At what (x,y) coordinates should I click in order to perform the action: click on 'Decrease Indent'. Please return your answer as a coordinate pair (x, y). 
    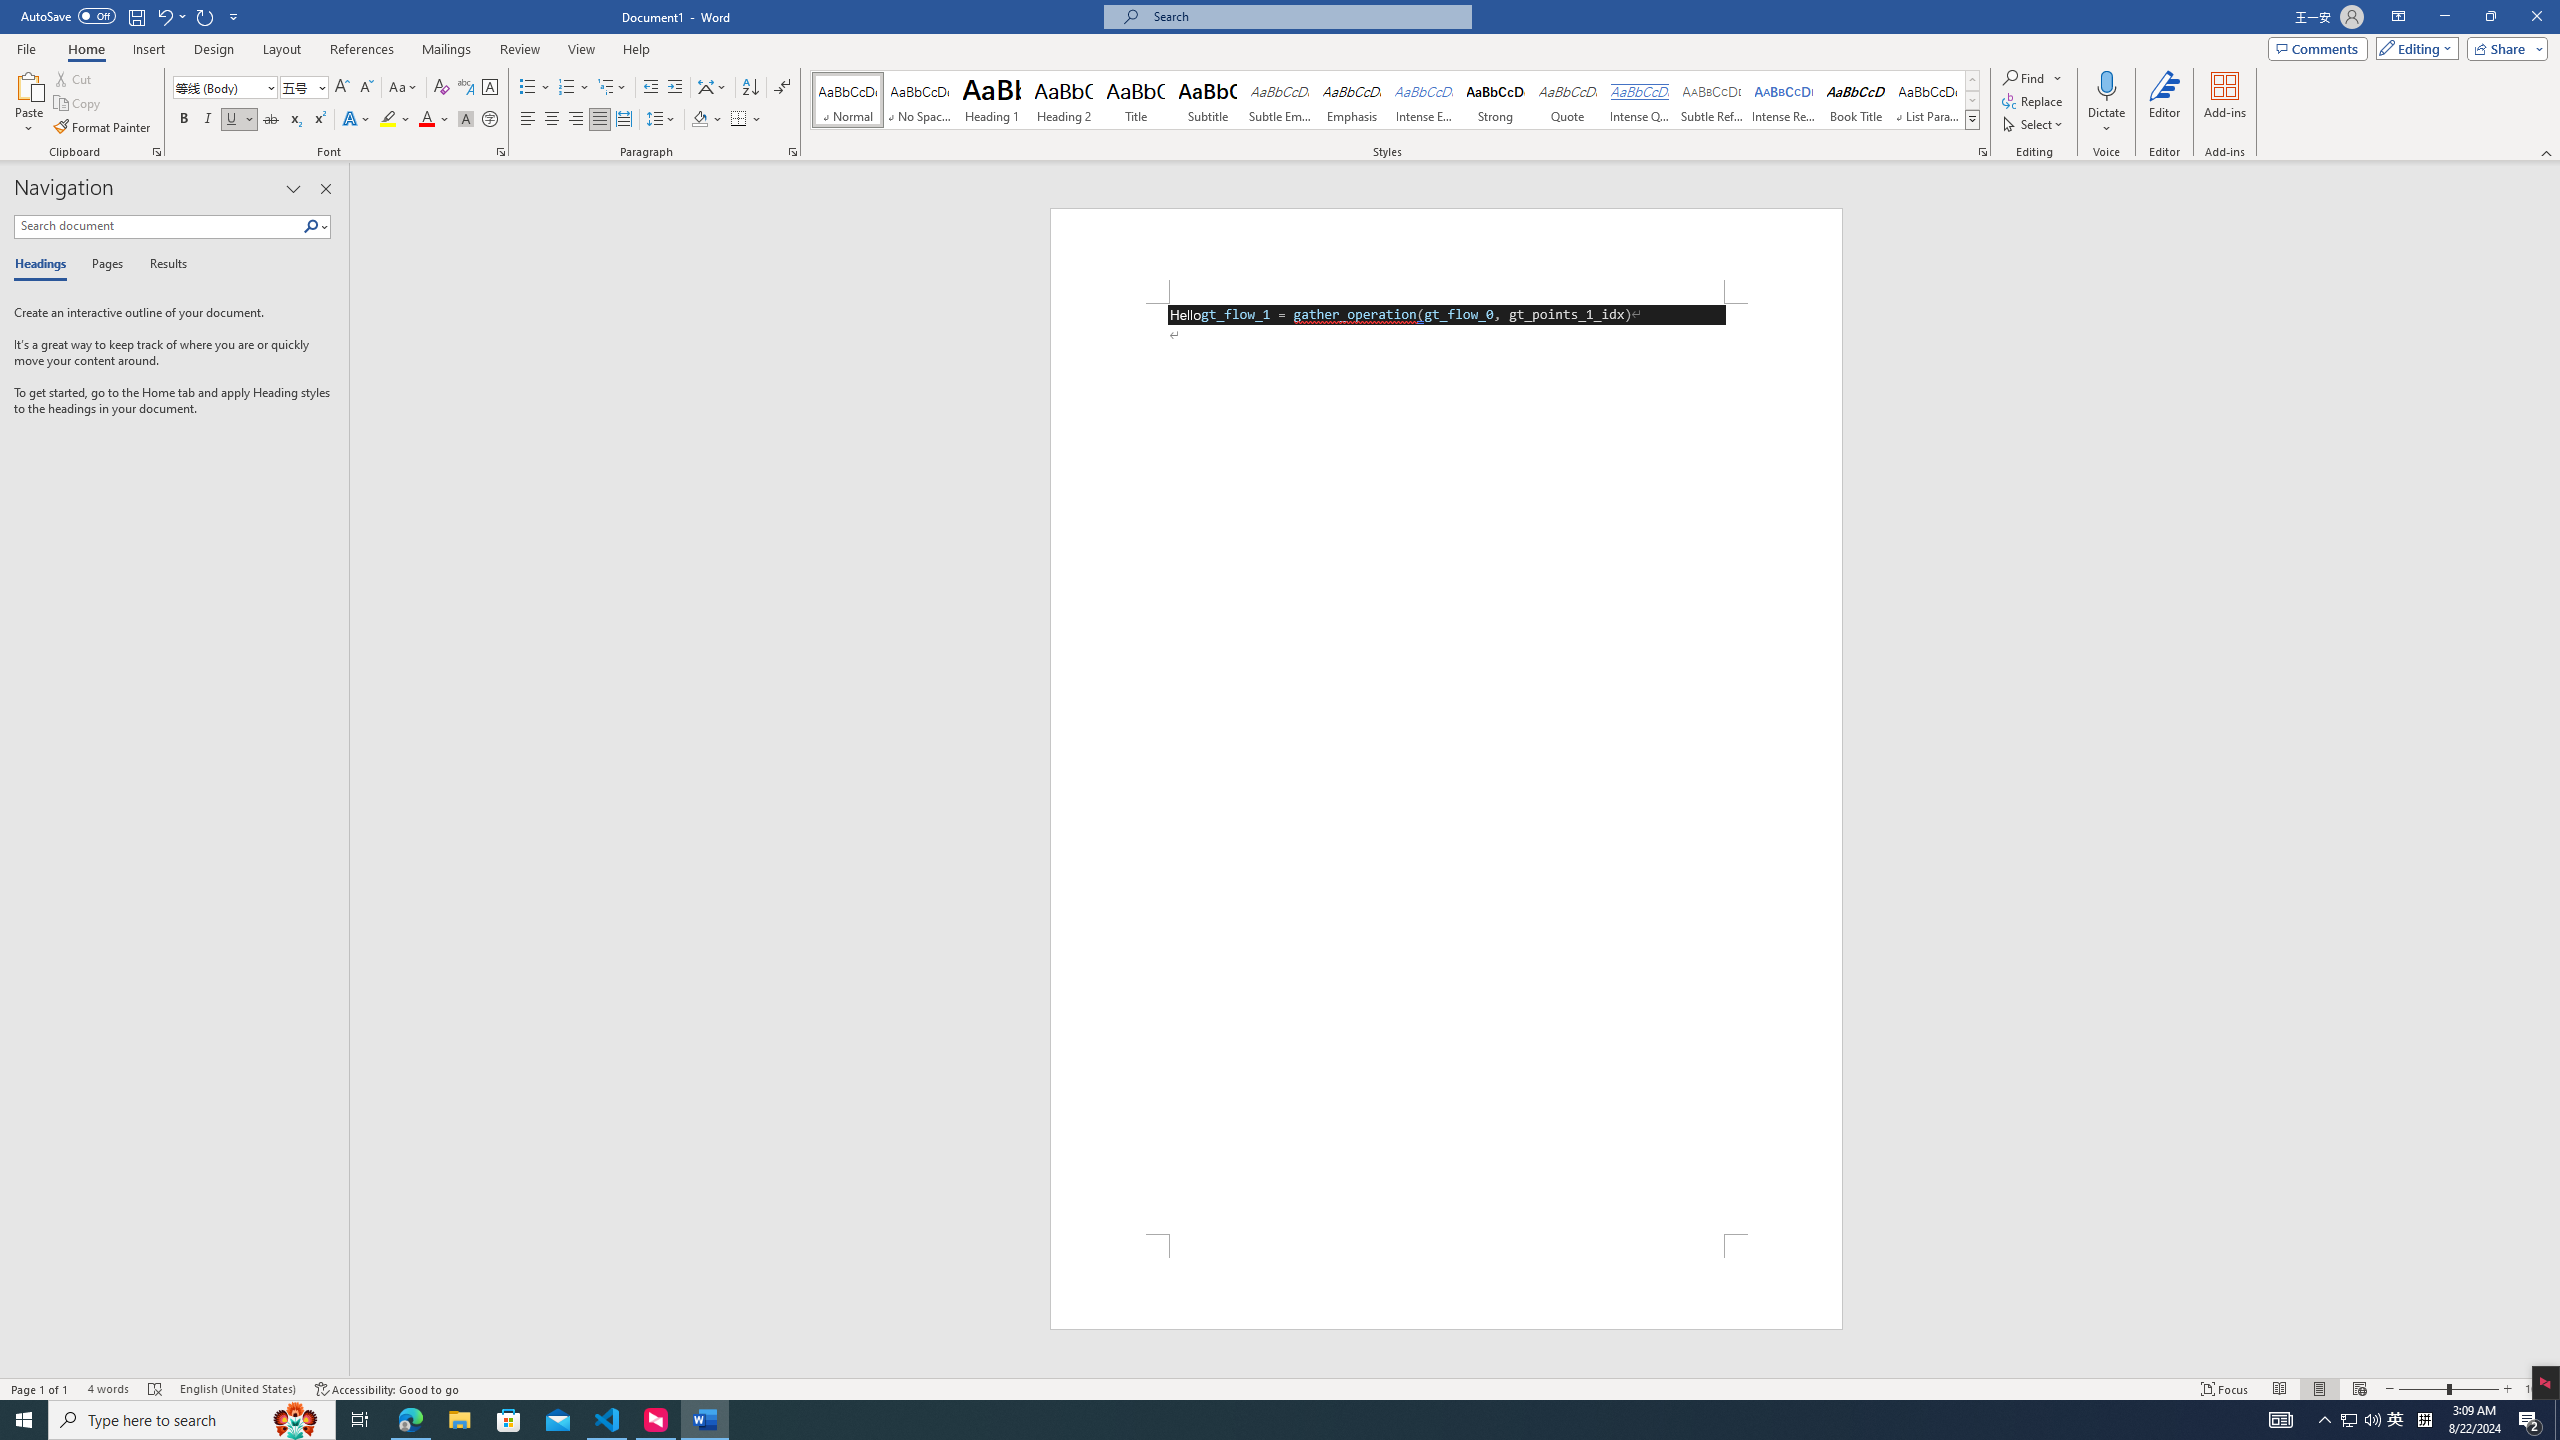
    Looking at the image, I should click on (651, 87).